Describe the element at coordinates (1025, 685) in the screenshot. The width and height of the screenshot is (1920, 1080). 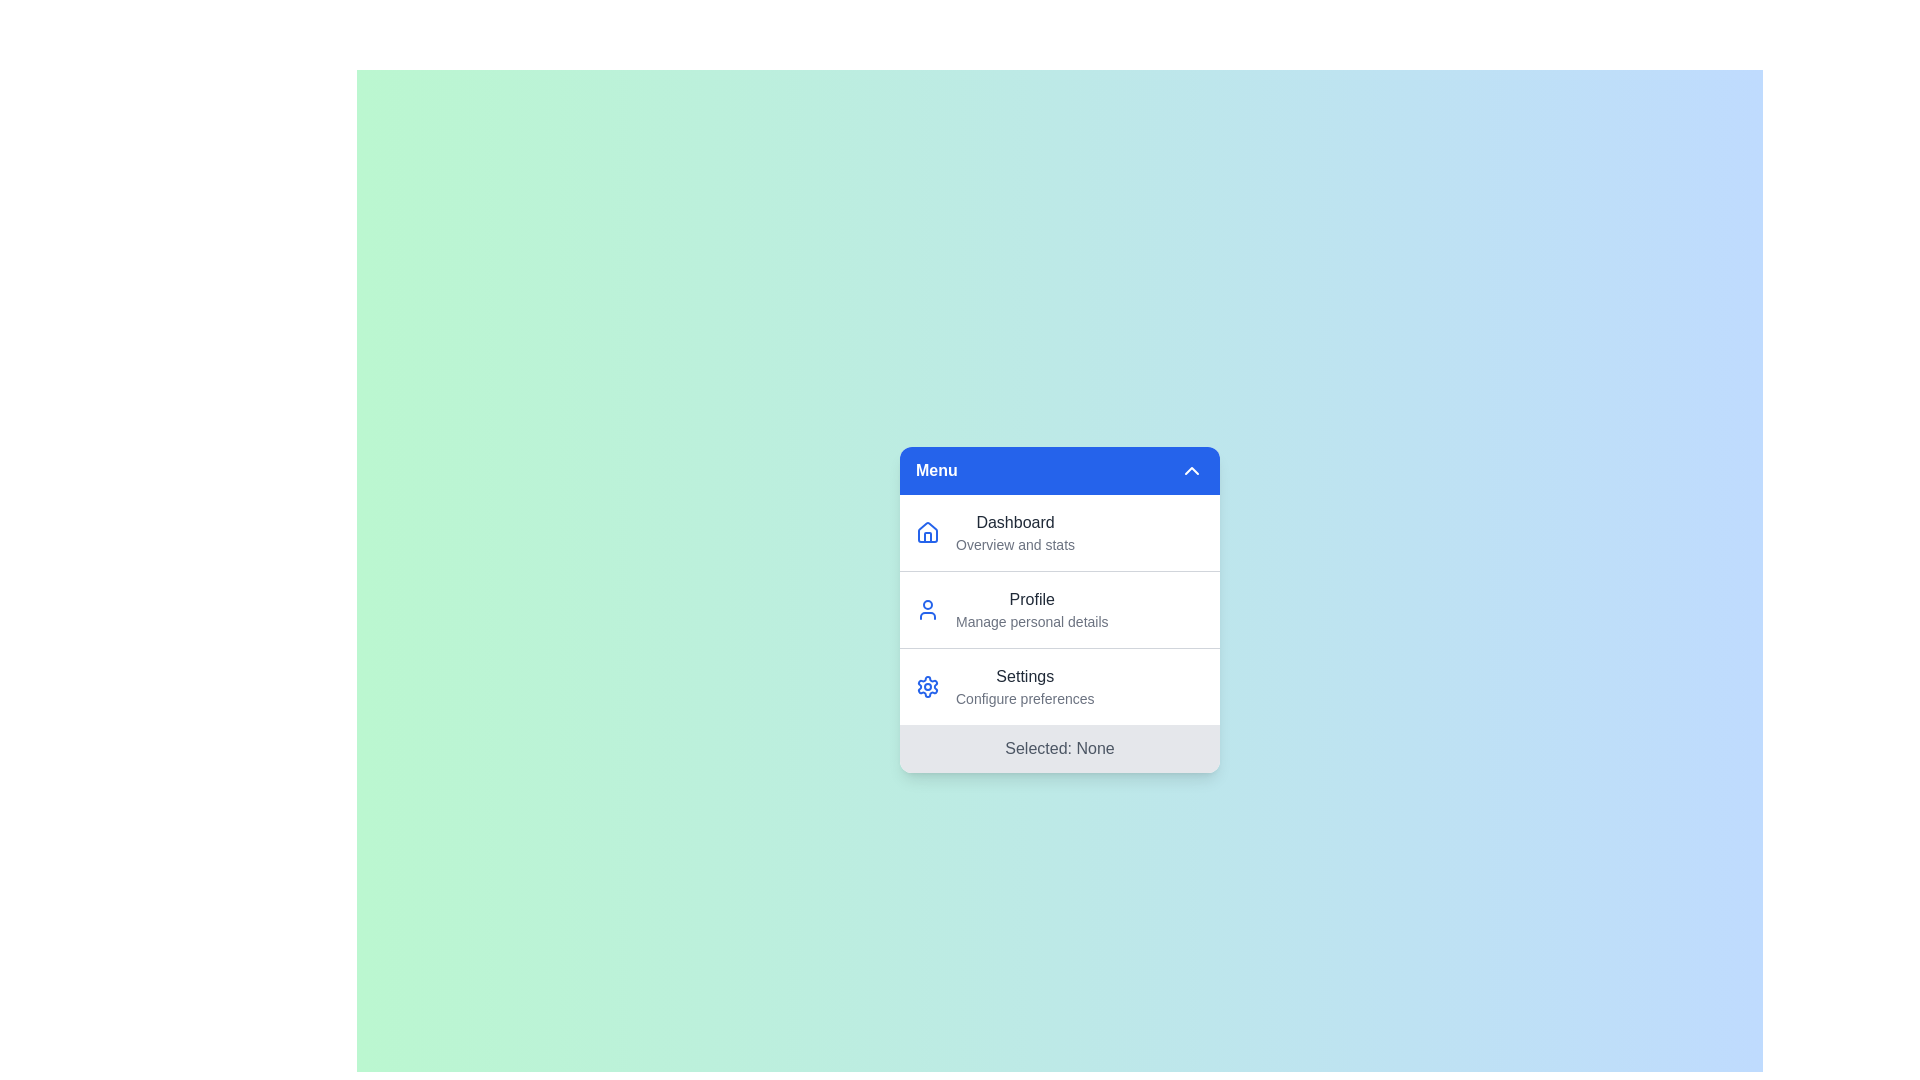
I see `the menu item Settings from the menu` at that location.